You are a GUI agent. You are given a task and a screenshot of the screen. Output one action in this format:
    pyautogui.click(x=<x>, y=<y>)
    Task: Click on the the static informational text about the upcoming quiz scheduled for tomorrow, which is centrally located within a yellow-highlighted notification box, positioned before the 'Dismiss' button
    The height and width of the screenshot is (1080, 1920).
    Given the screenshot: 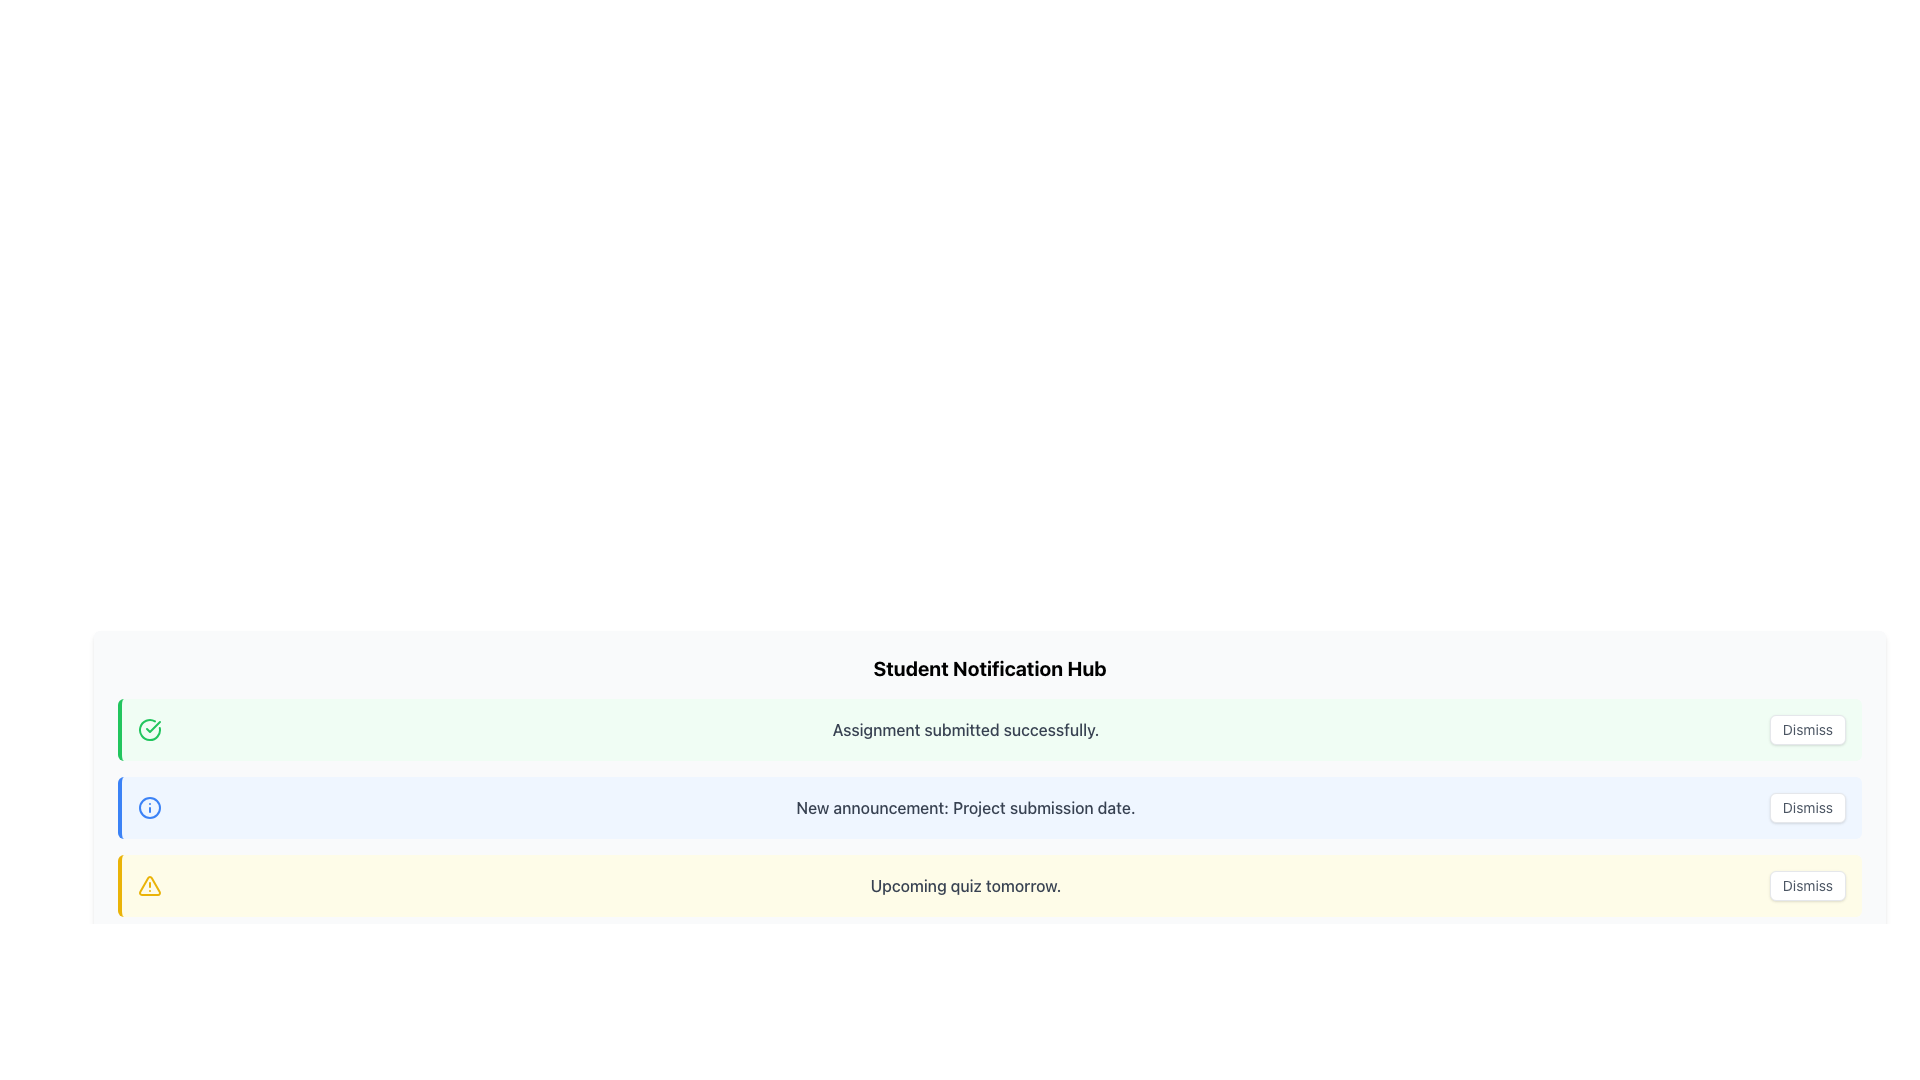 What is the action you would take?
    pyautogui.click(x=965, y=885)
    